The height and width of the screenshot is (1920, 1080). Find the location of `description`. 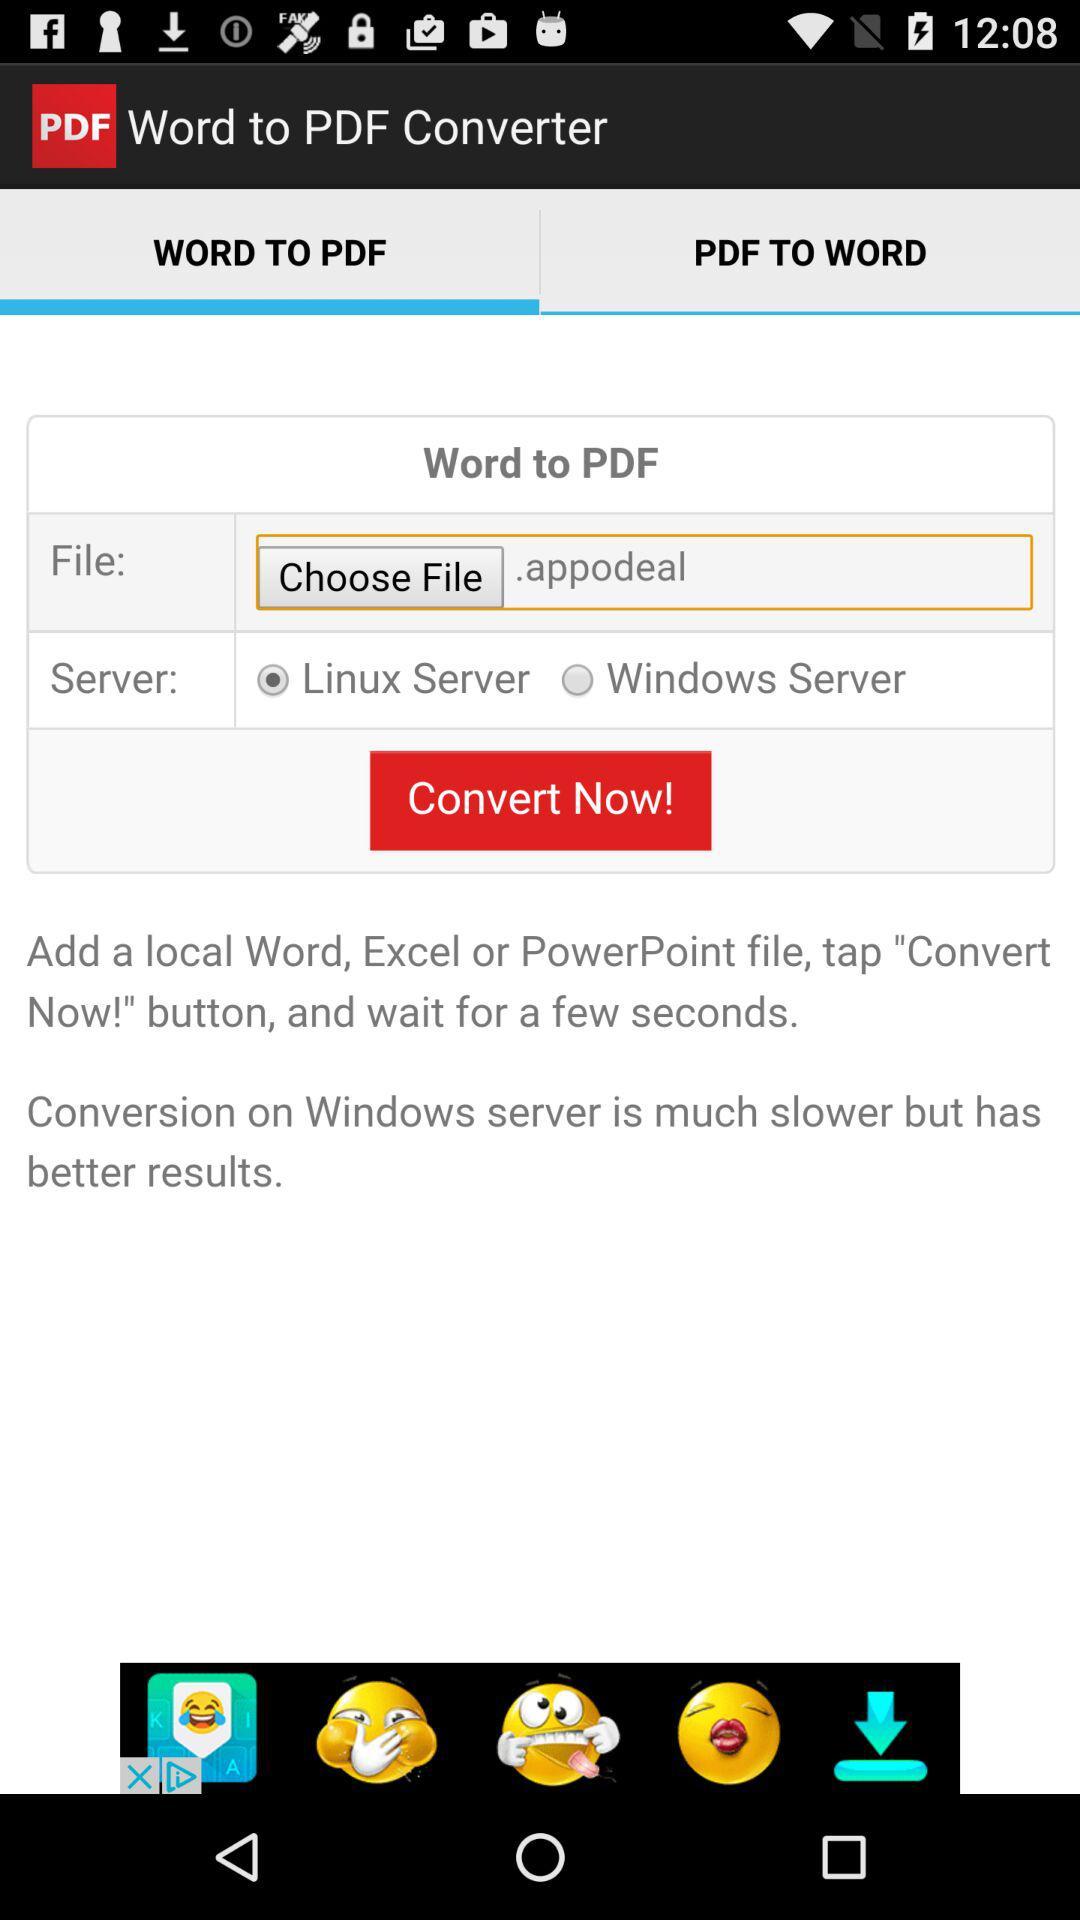

description is located at coordinates (540, 1053).